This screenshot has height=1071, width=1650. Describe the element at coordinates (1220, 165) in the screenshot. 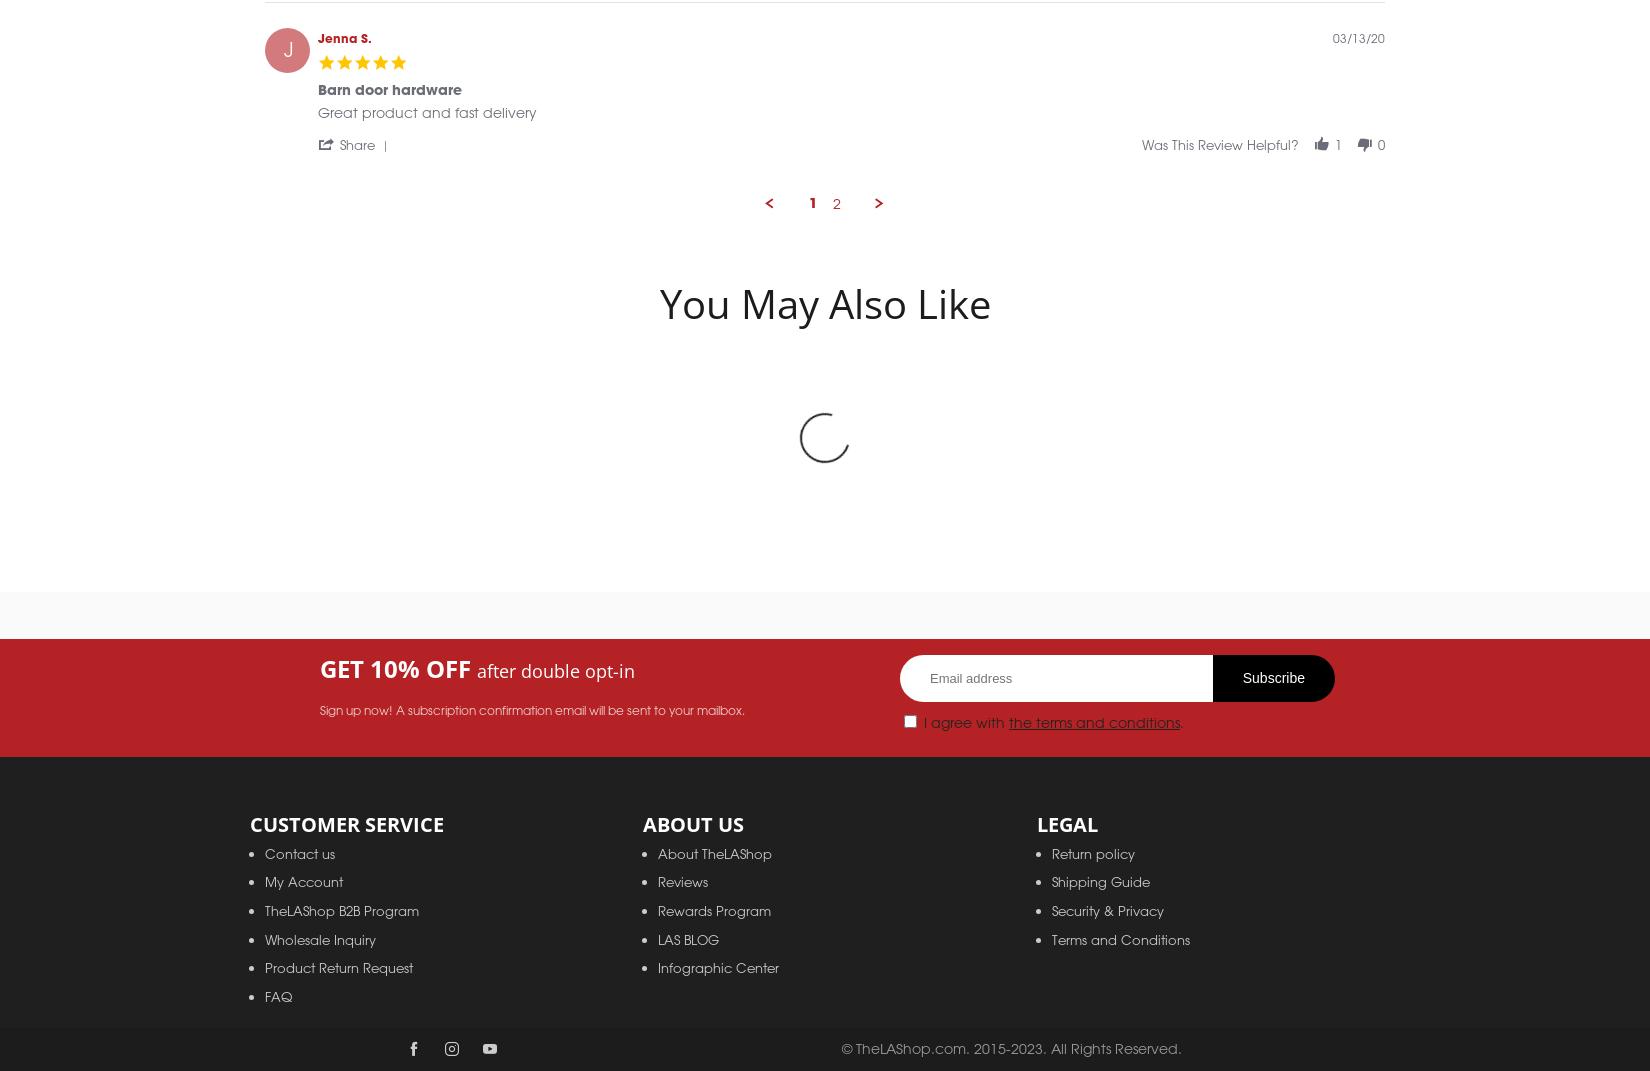

I see `'Was this review helpful?'` at that location.